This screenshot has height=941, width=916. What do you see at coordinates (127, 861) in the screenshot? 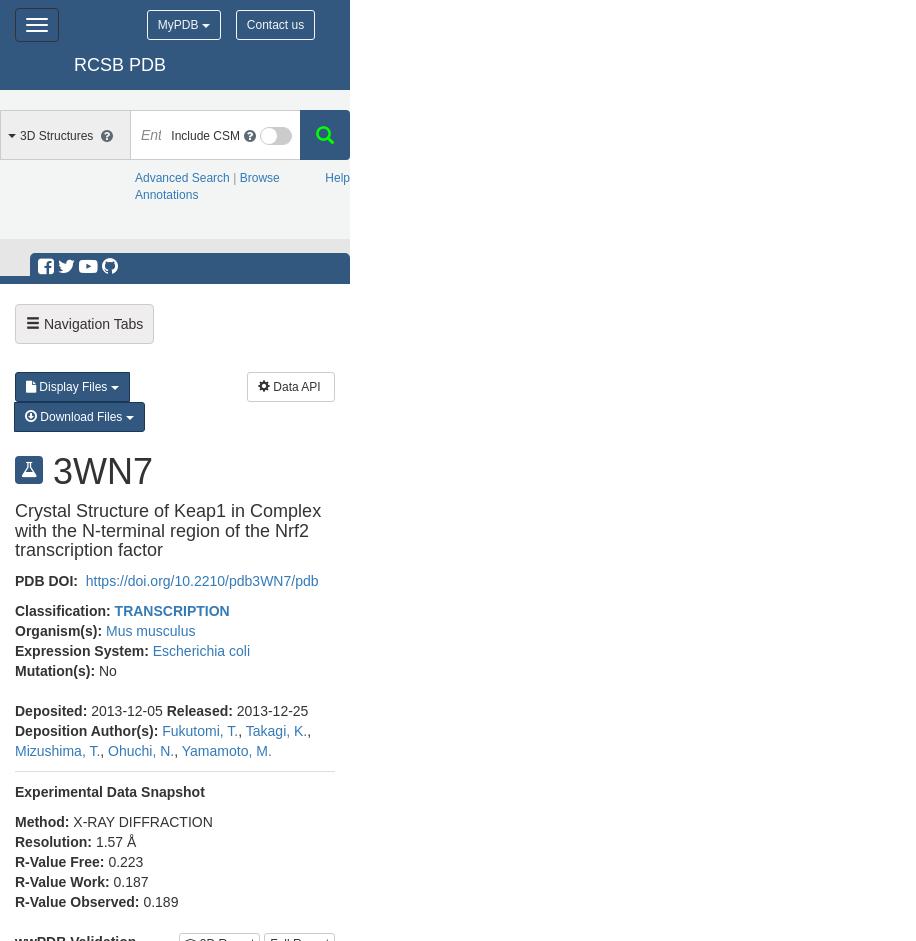
I see `'0.223'` at bounding box center [127, 861].